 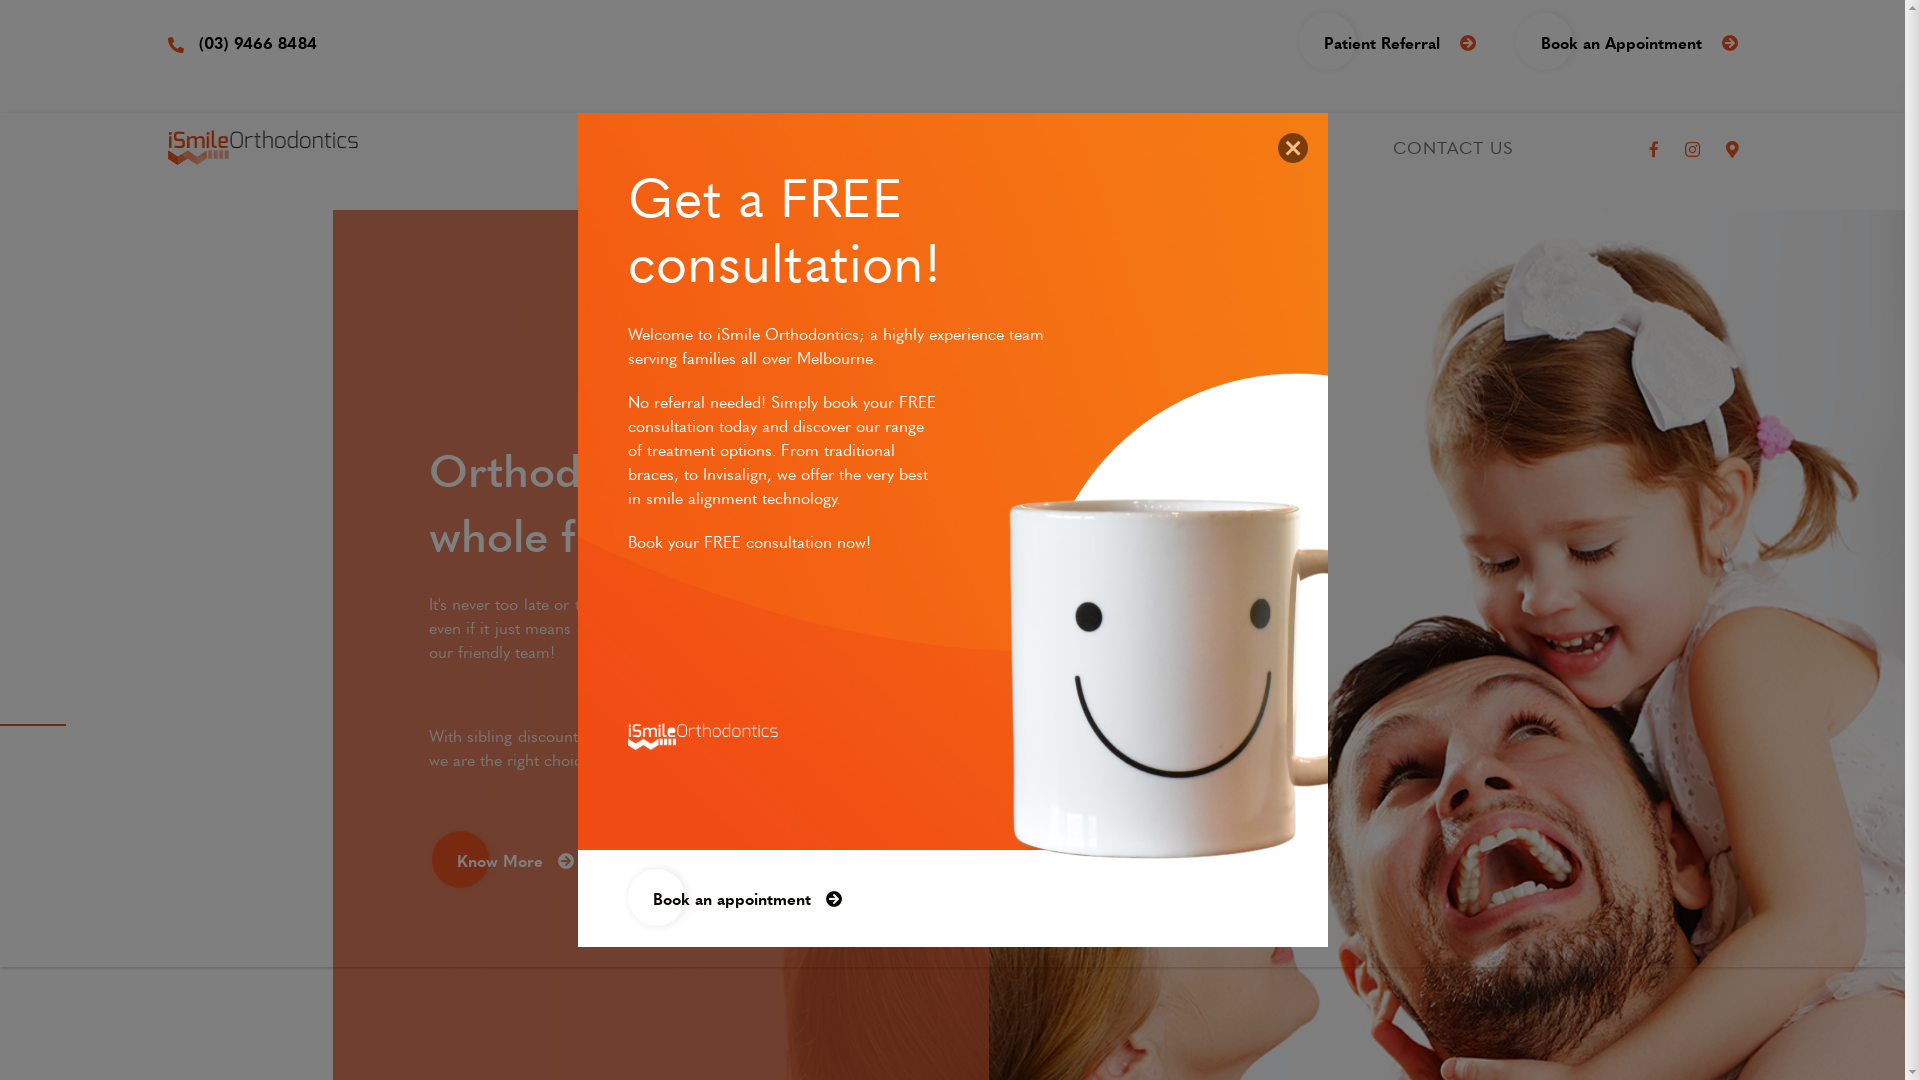 I want to click on 'Book an appointment', so click(x=652, y=897).